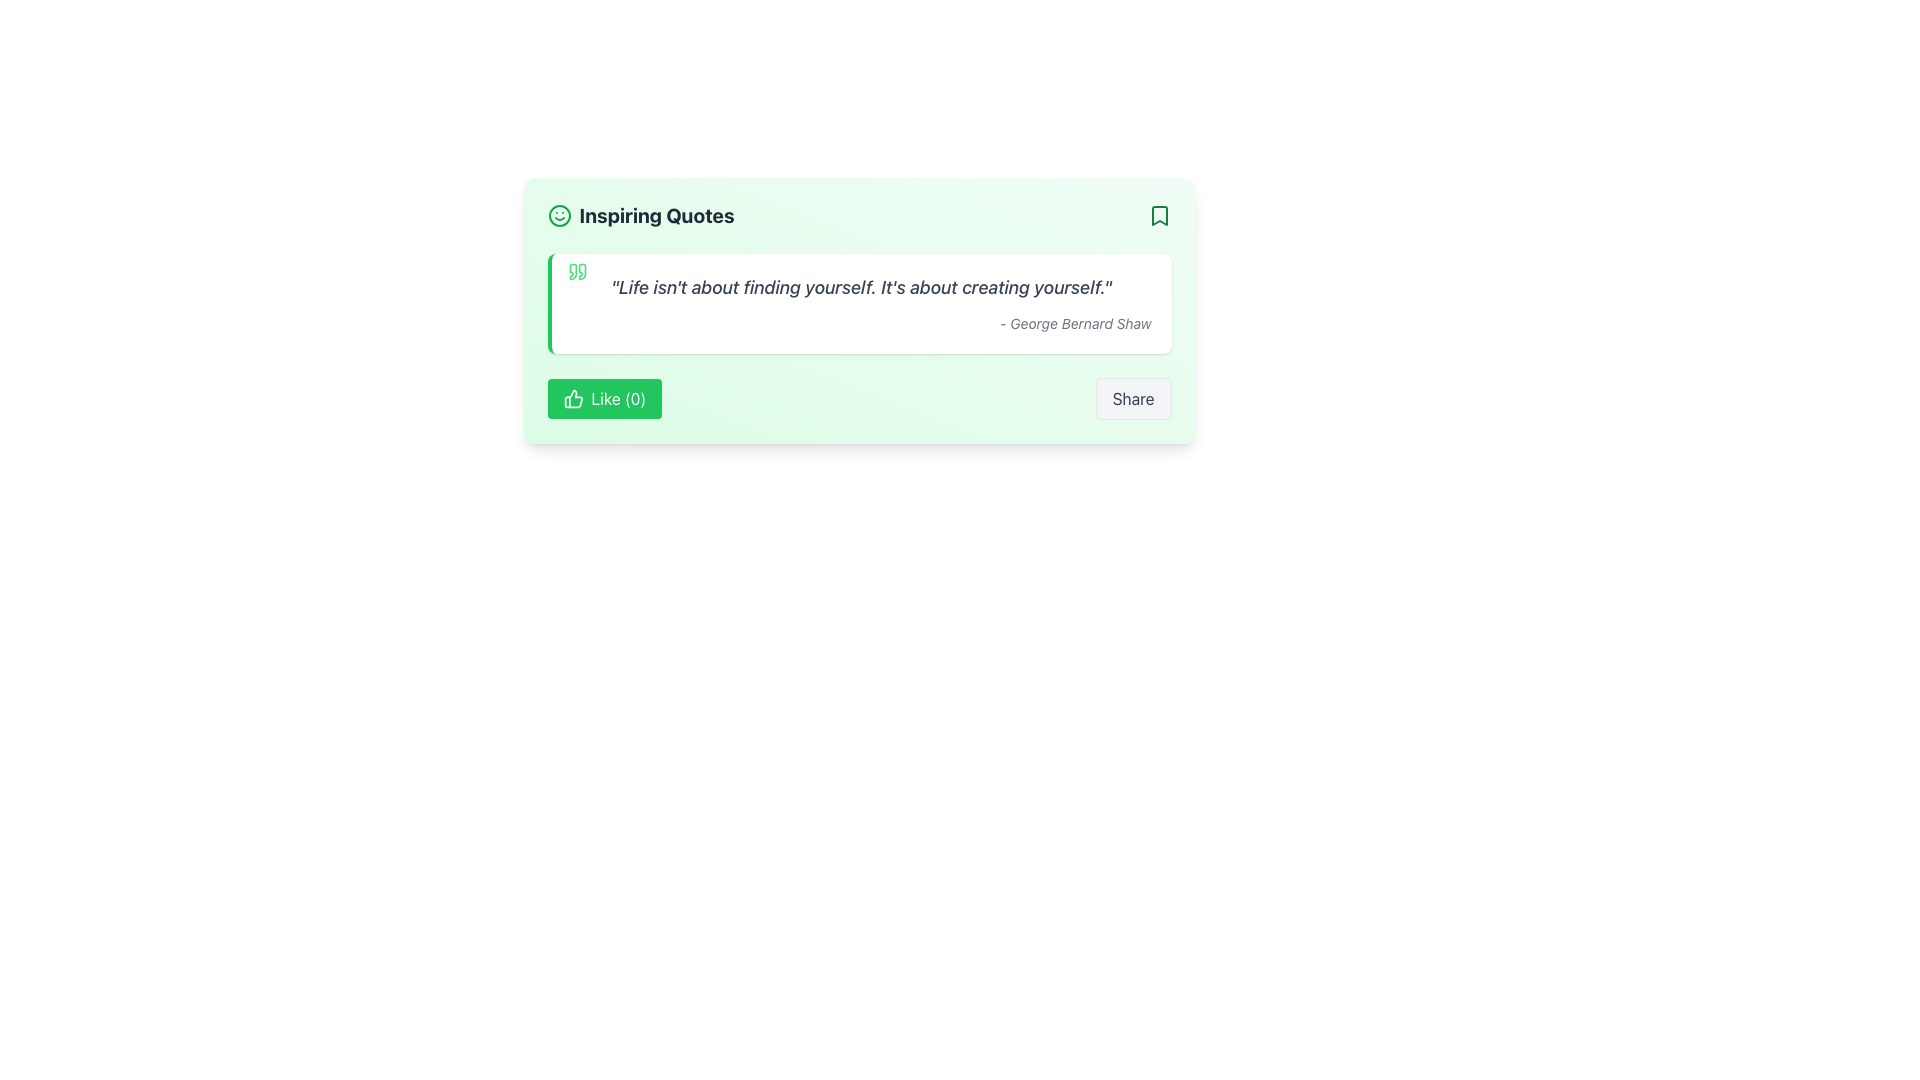 The width and height of the screenshot is (1920, 1080). I want to click on the green rounded rectangle button labeled 'Like (0)' that contains the thumbs-up icon, located at the bottom-left corner of the card, so click(572, 398).